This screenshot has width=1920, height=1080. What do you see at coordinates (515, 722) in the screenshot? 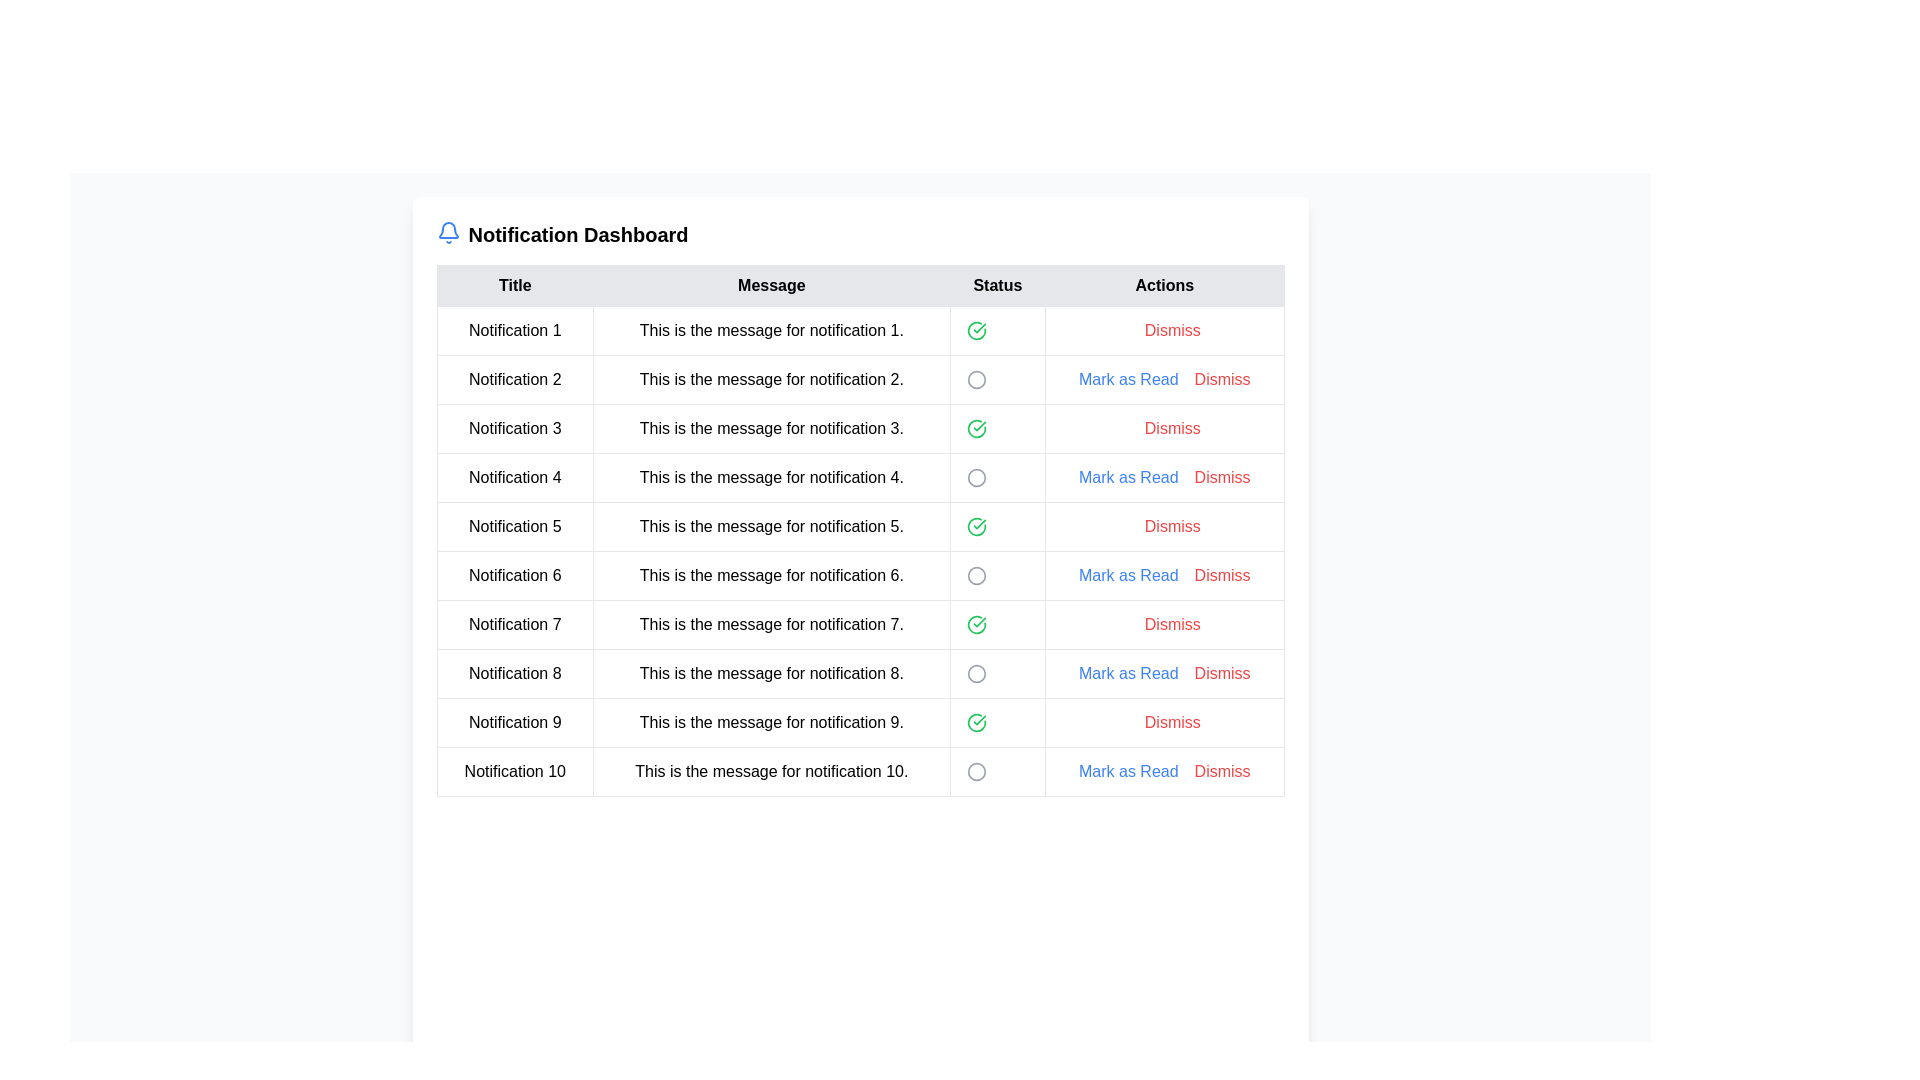
I see `the text label that reads 'Notification 9', which is styled with a centered alignment in a minimalist black font on a white background, located in the 'Title' column of the ninth row` at bounding box center [515, 722].